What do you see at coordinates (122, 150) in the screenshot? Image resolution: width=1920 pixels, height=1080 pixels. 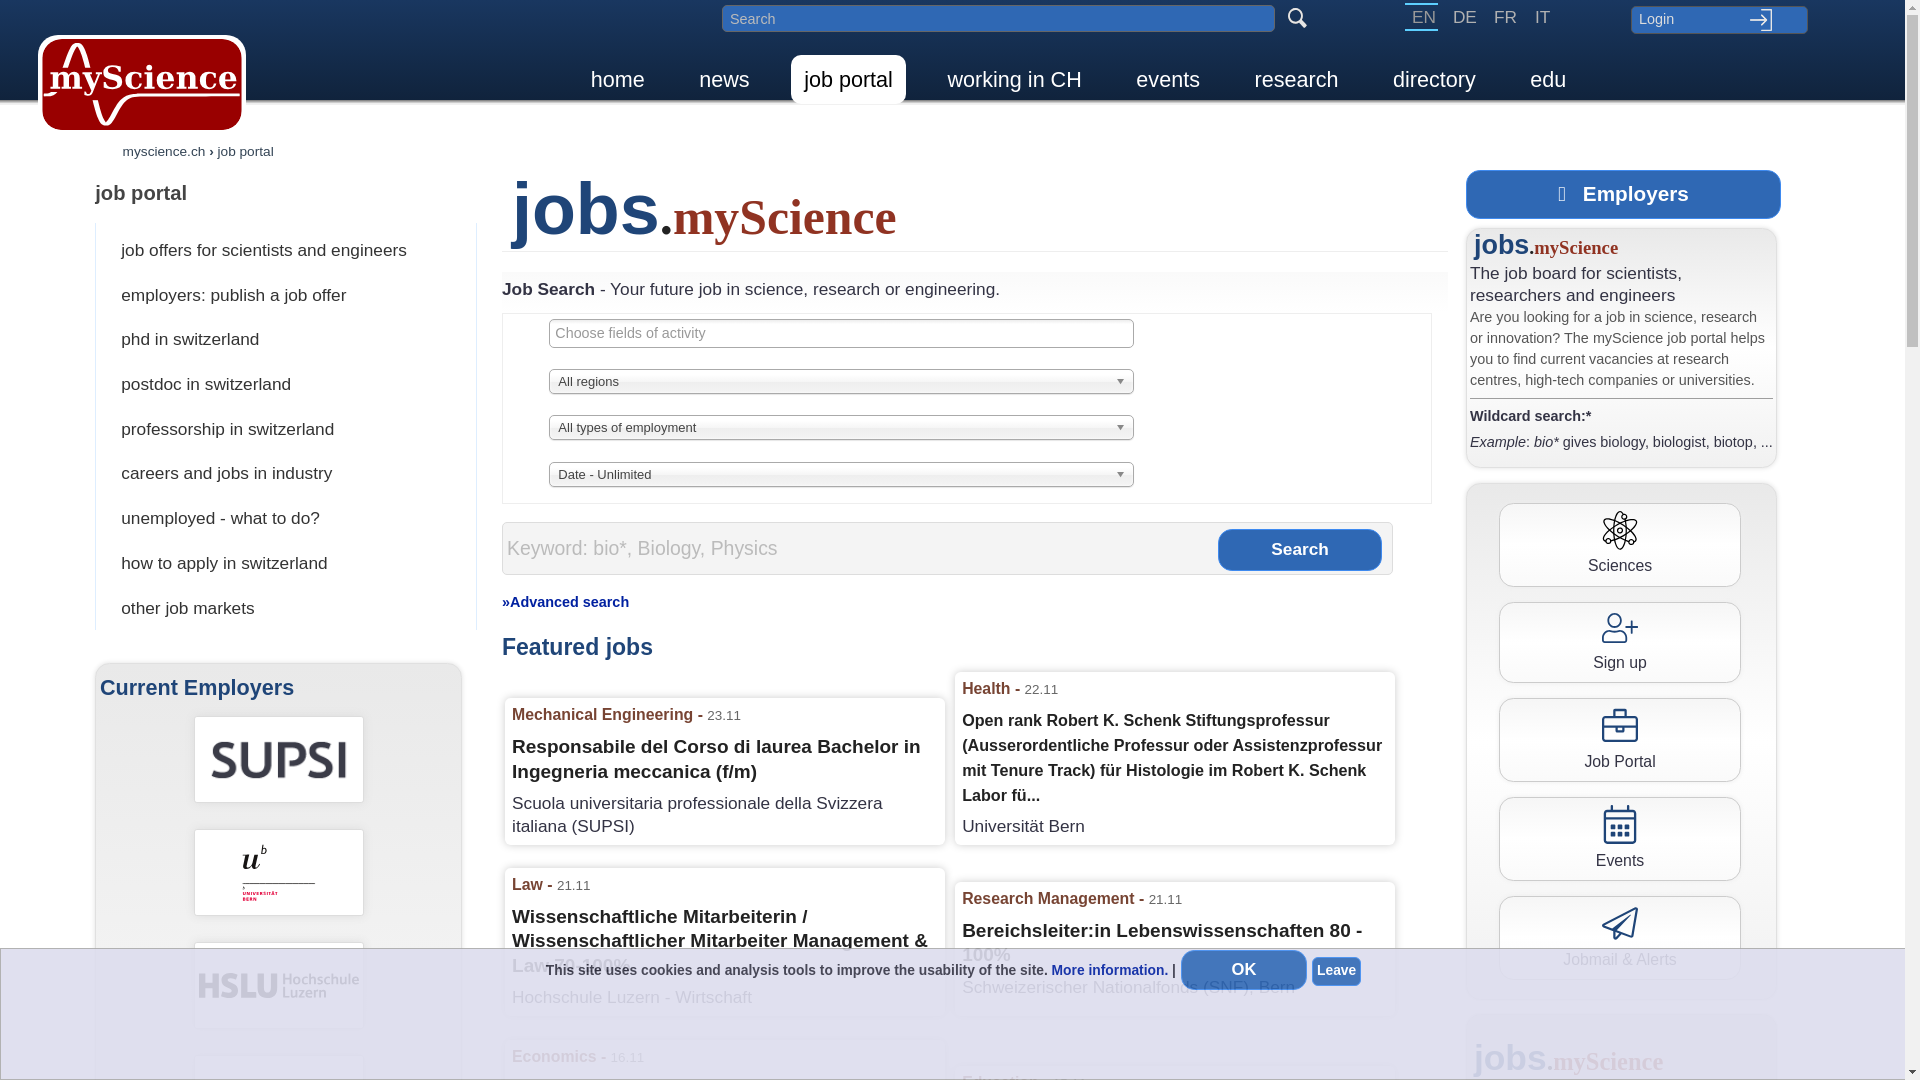 I see `'myscience.ch'` at bounding box center [122, 150].